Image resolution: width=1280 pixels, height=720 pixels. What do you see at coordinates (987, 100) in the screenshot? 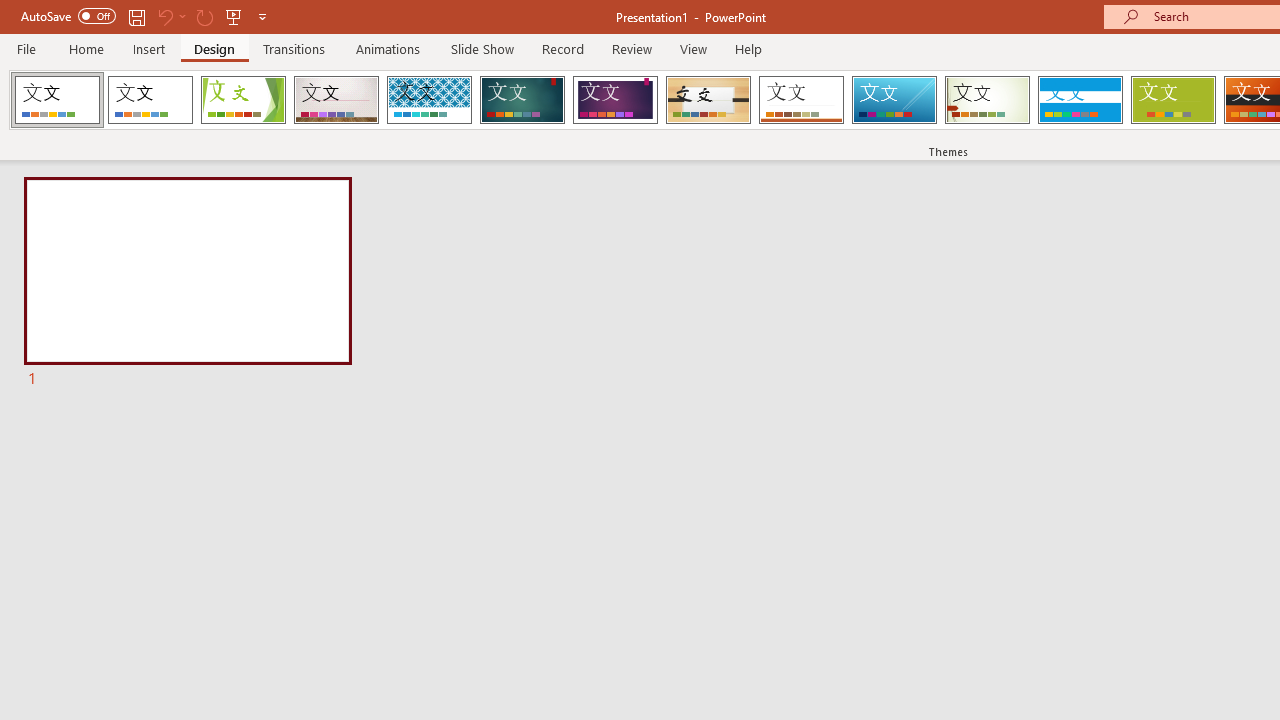
I see `'Wisp Loading Preview...'` at bounding box center [987, 100].